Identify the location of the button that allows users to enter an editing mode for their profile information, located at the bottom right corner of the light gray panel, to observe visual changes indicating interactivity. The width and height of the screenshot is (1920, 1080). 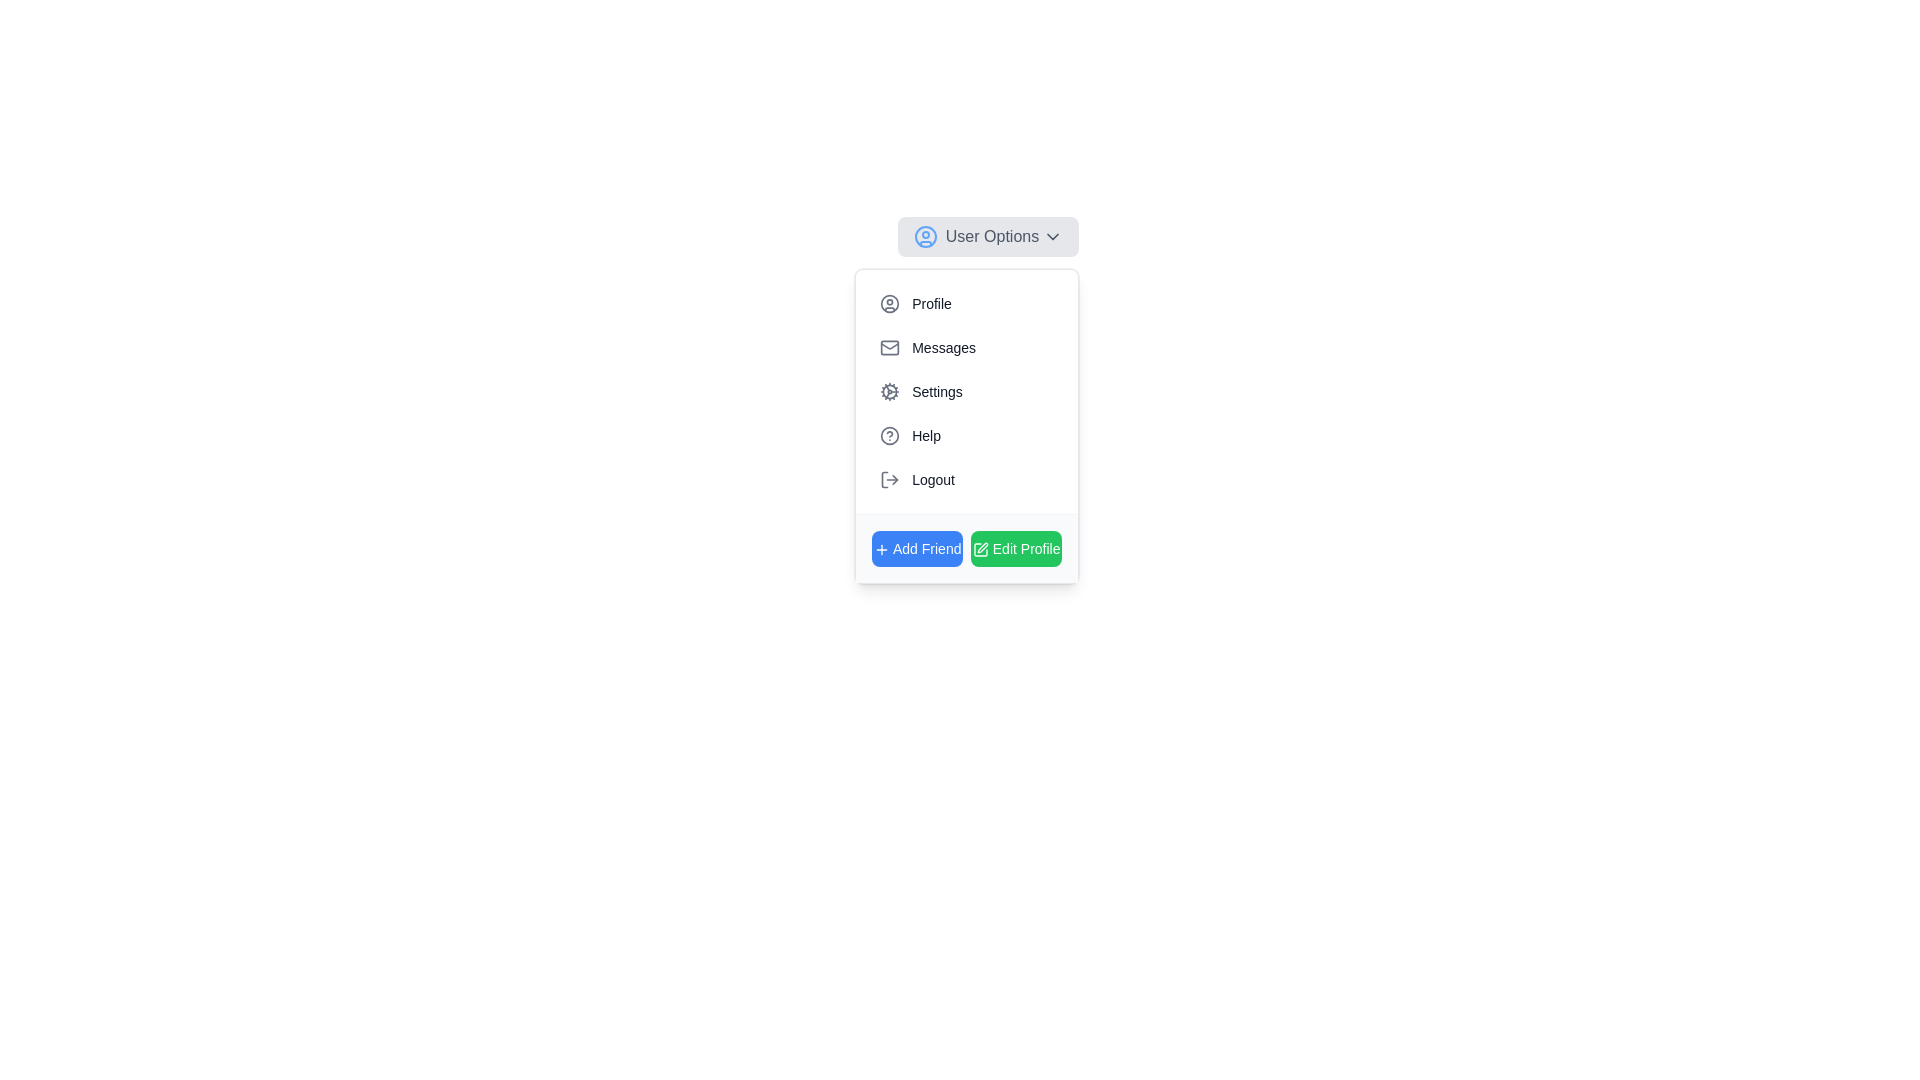
(1016, 548).